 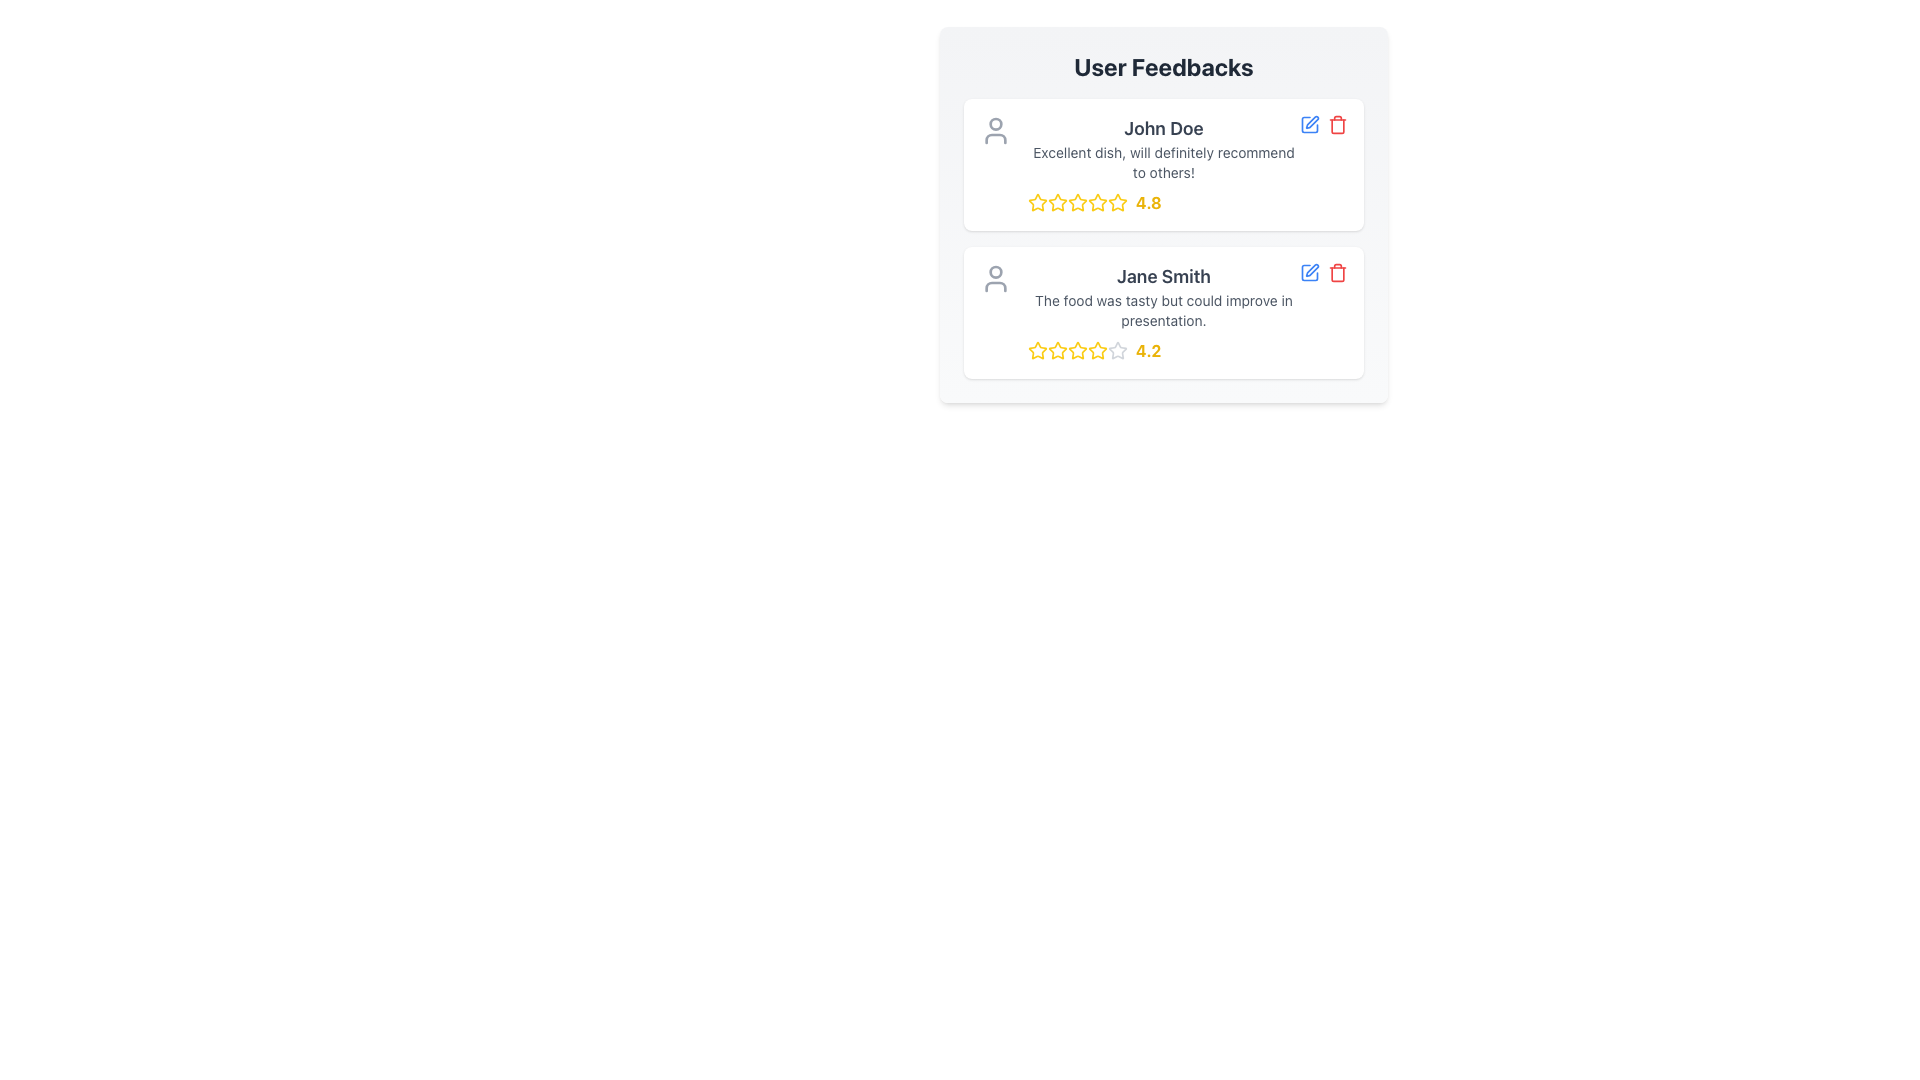 What do you see at coordinates (1097, 350) in the screenshot?
I see `the visual representation of the fifth yellow star icon in the user feedback section below the comment from 'Jane Smith'` at bounding box center [1097, 350].